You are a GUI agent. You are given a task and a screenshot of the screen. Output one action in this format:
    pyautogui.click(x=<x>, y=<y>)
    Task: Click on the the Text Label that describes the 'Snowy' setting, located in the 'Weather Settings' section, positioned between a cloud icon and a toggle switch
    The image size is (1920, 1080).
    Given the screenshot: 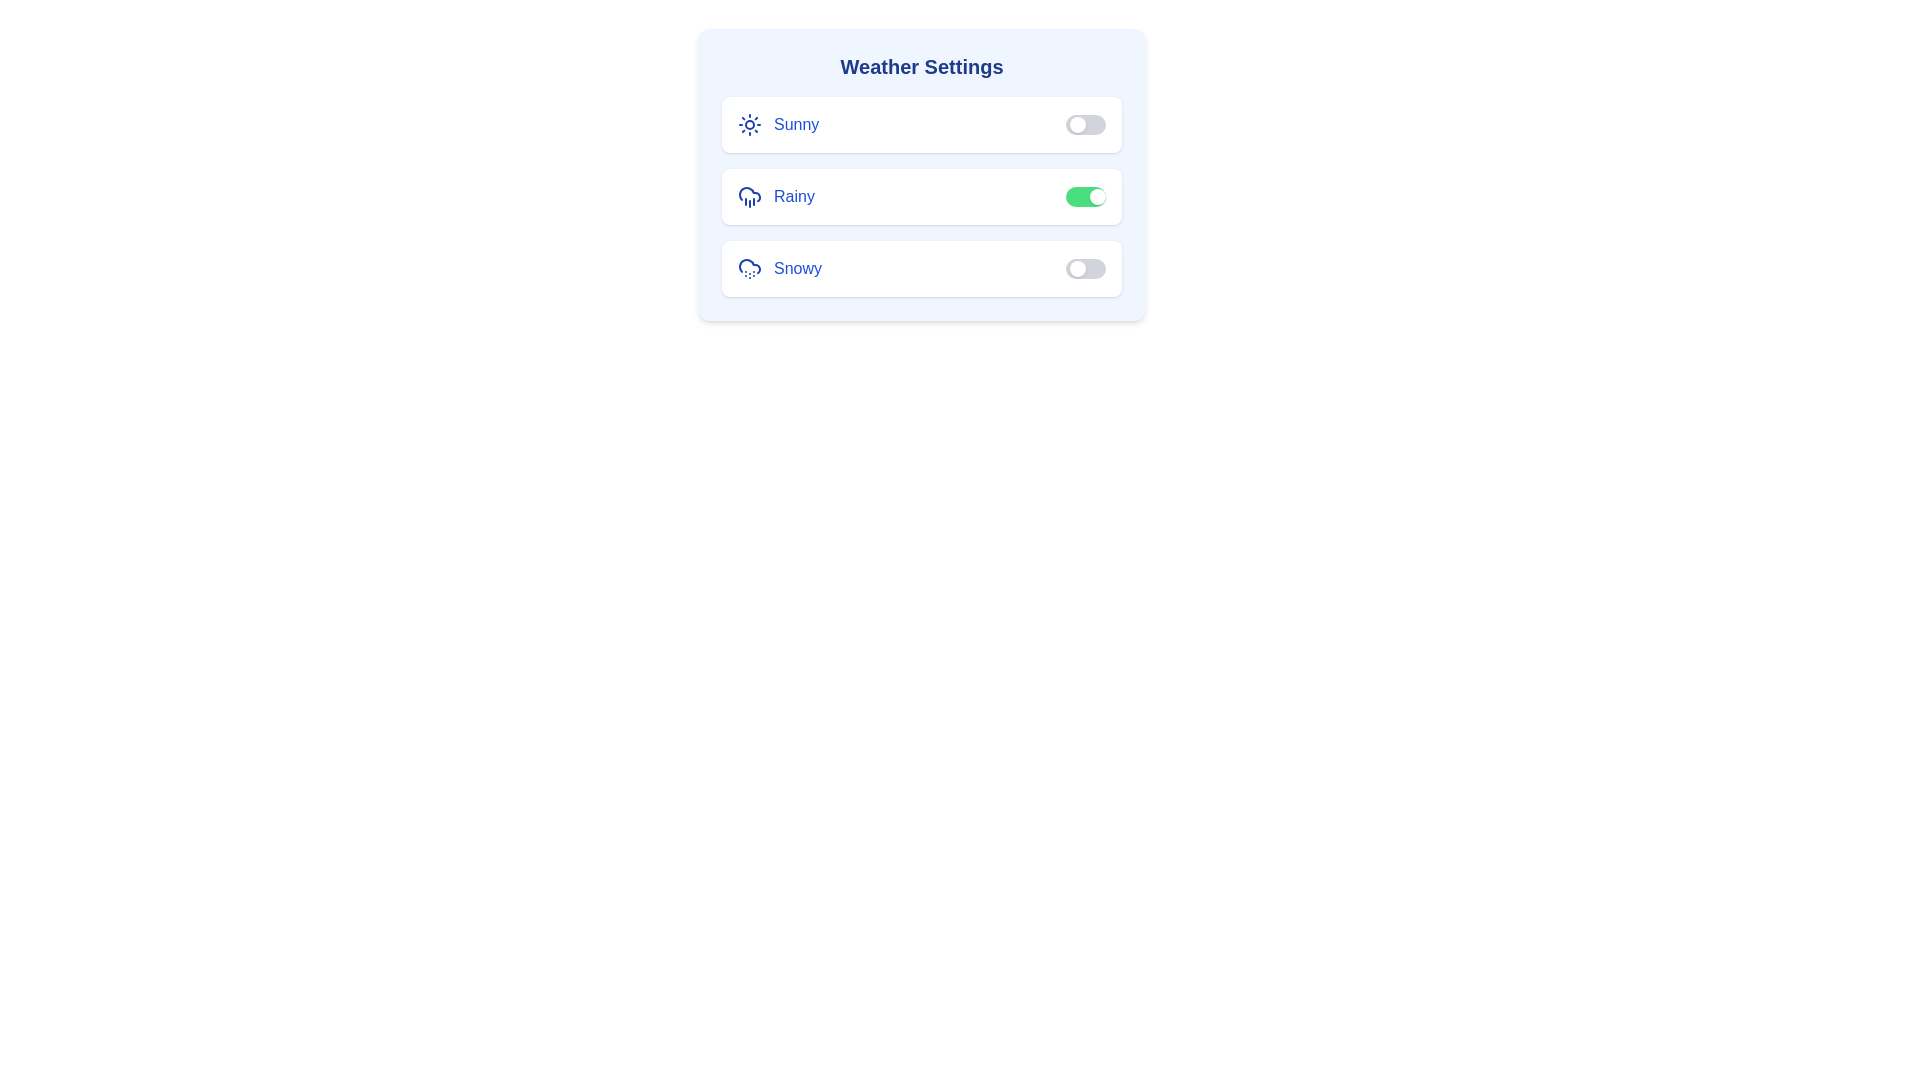 What is the action you would take?
    pyautogui.click(x=796, y=268)
    